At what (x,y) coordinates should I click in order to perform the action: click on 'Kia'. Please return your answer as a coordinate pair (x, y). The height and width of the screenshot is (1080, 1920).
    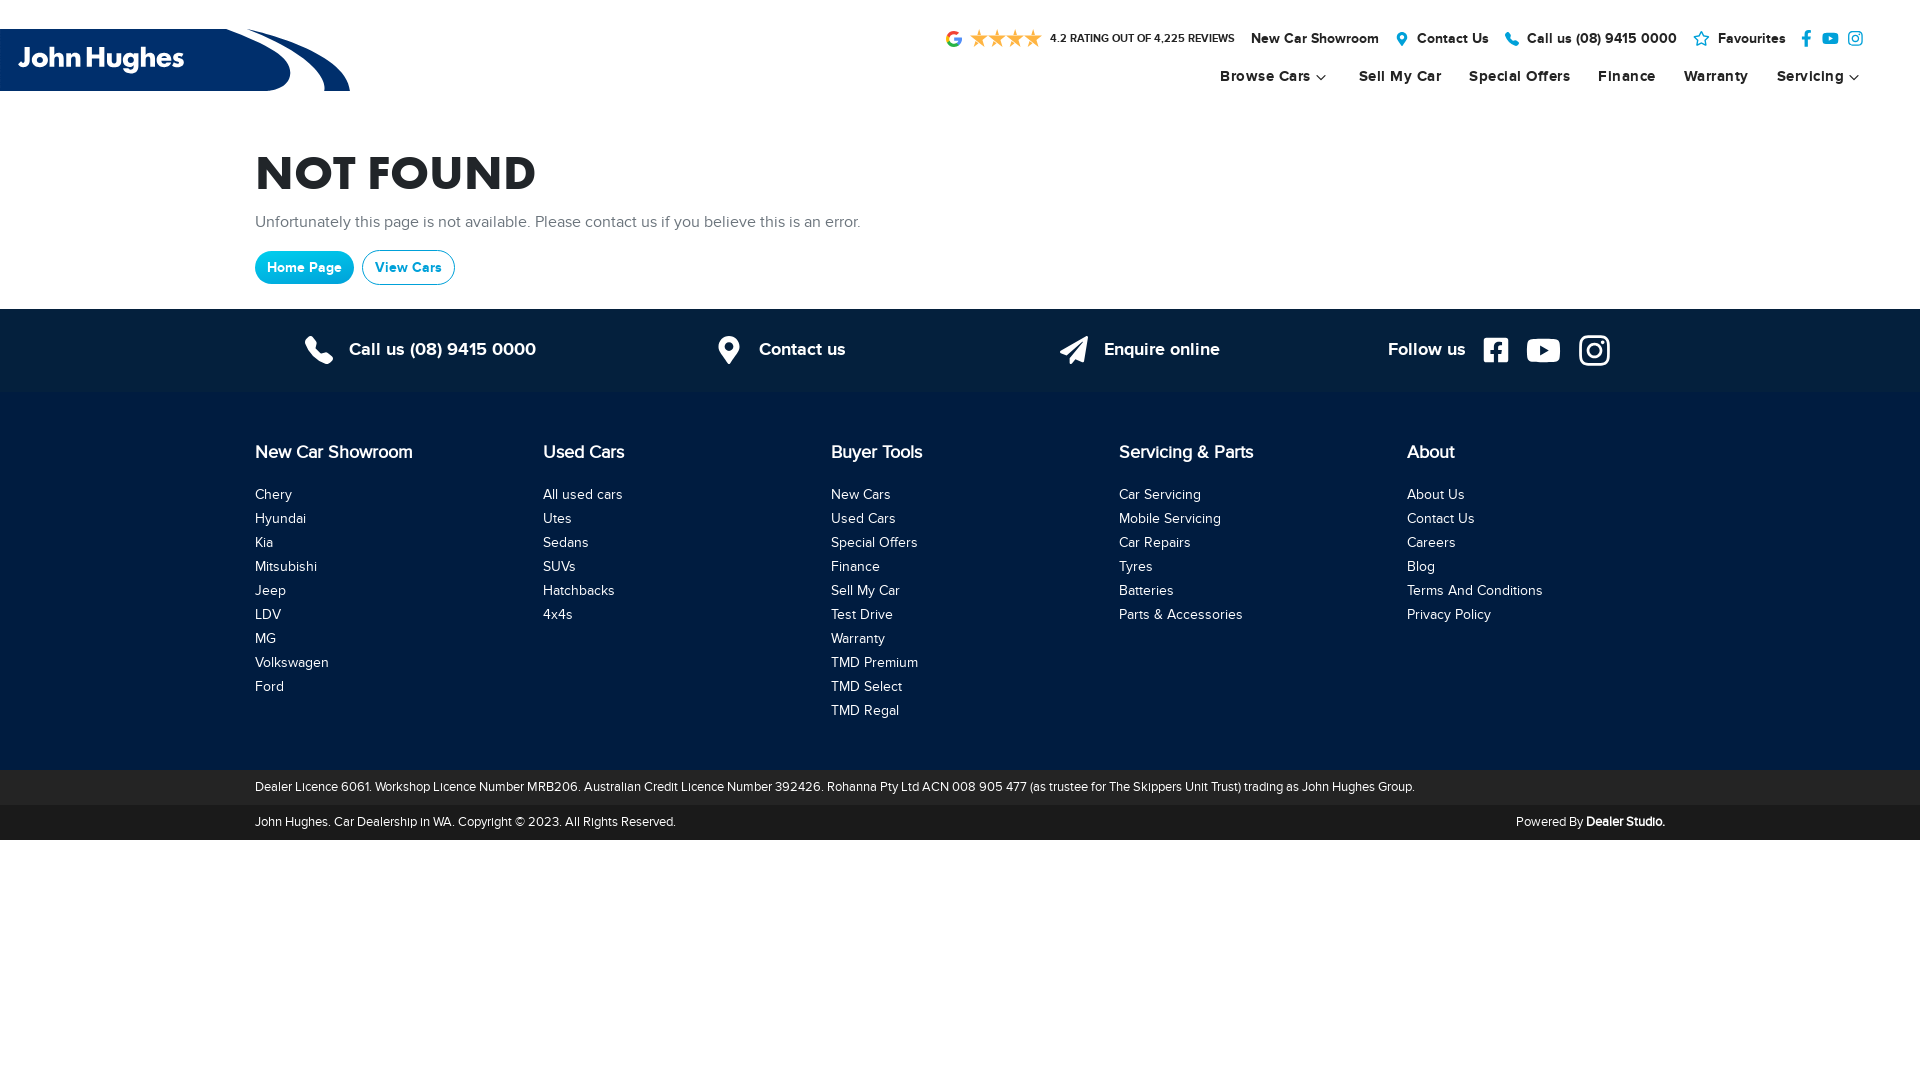
    Looking at the image, I should click on (263, 542).